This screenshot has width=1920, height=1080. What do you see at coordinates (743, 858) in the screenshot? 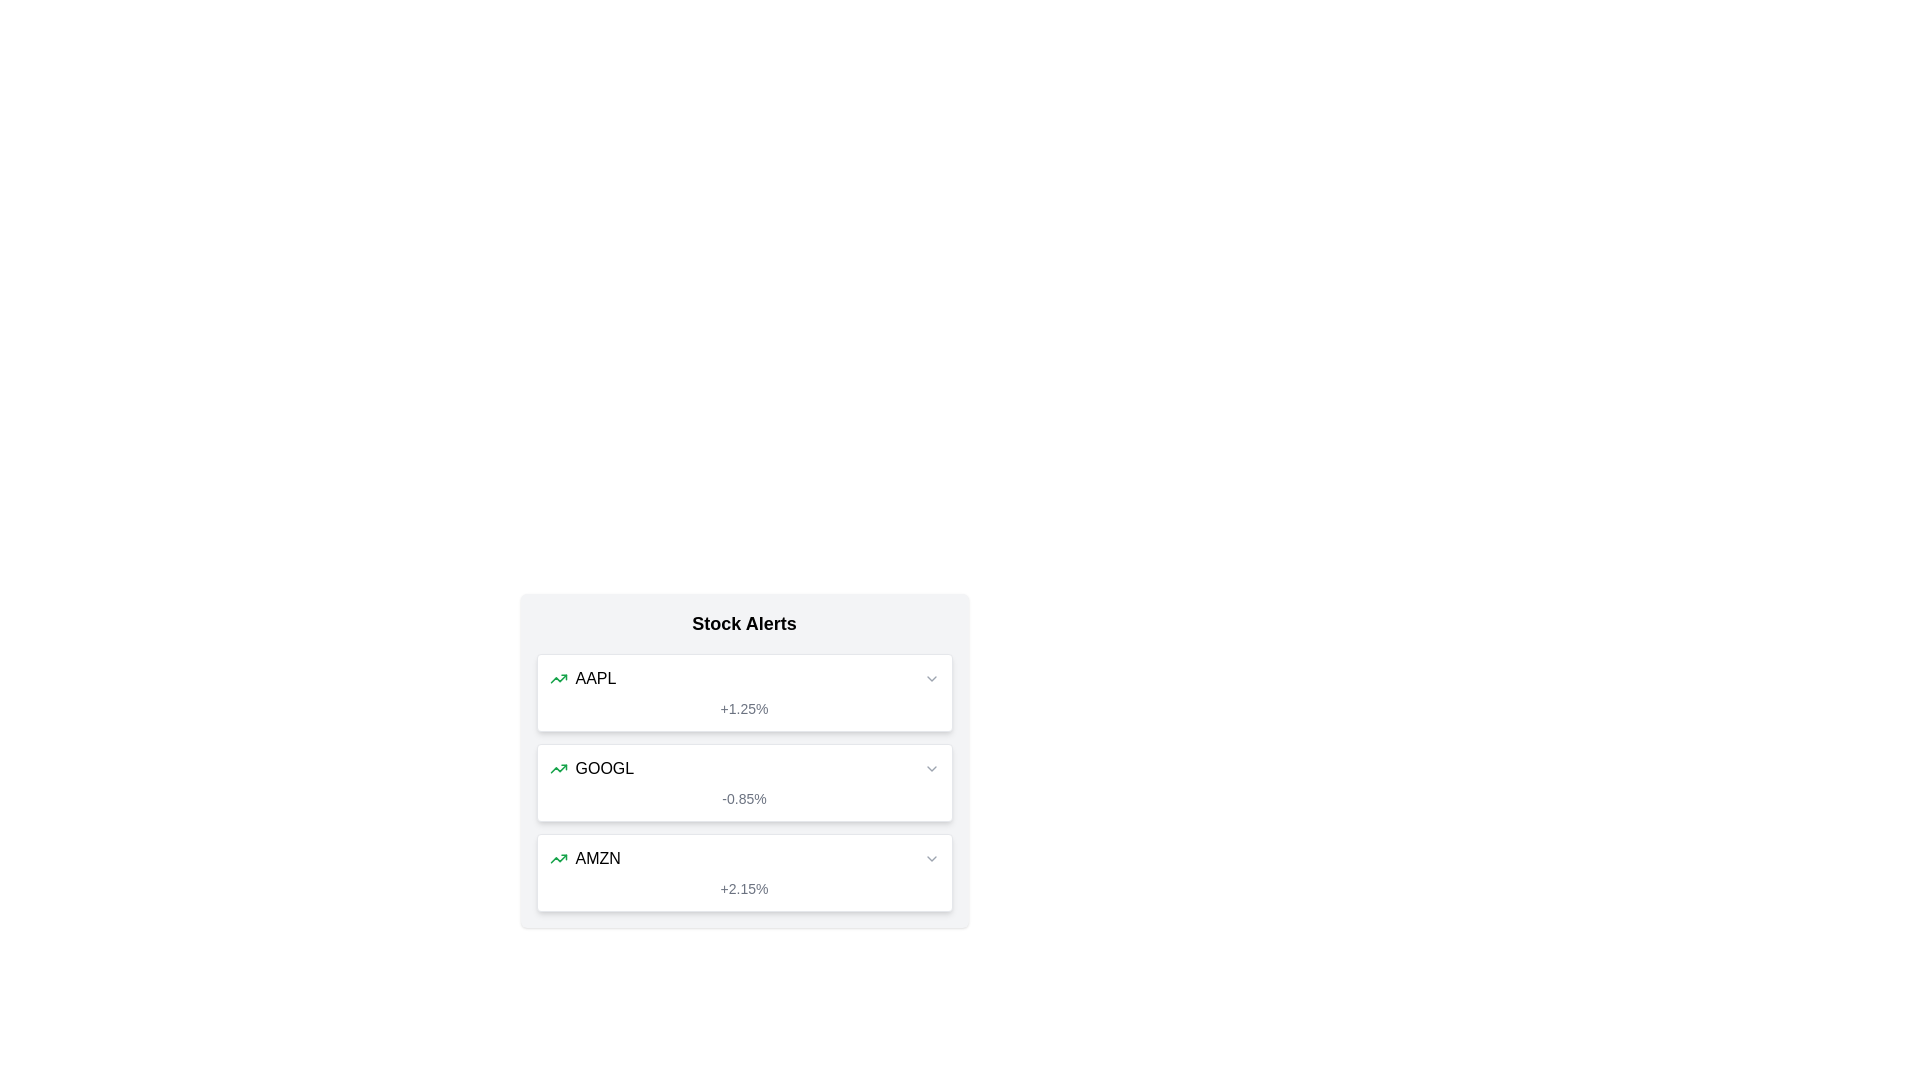
I see `graphical trend indicator of the highlighted stock alert item 'AMZN', which displays an upward trending arrow icon next to the text` at bounding box center [743, 858].